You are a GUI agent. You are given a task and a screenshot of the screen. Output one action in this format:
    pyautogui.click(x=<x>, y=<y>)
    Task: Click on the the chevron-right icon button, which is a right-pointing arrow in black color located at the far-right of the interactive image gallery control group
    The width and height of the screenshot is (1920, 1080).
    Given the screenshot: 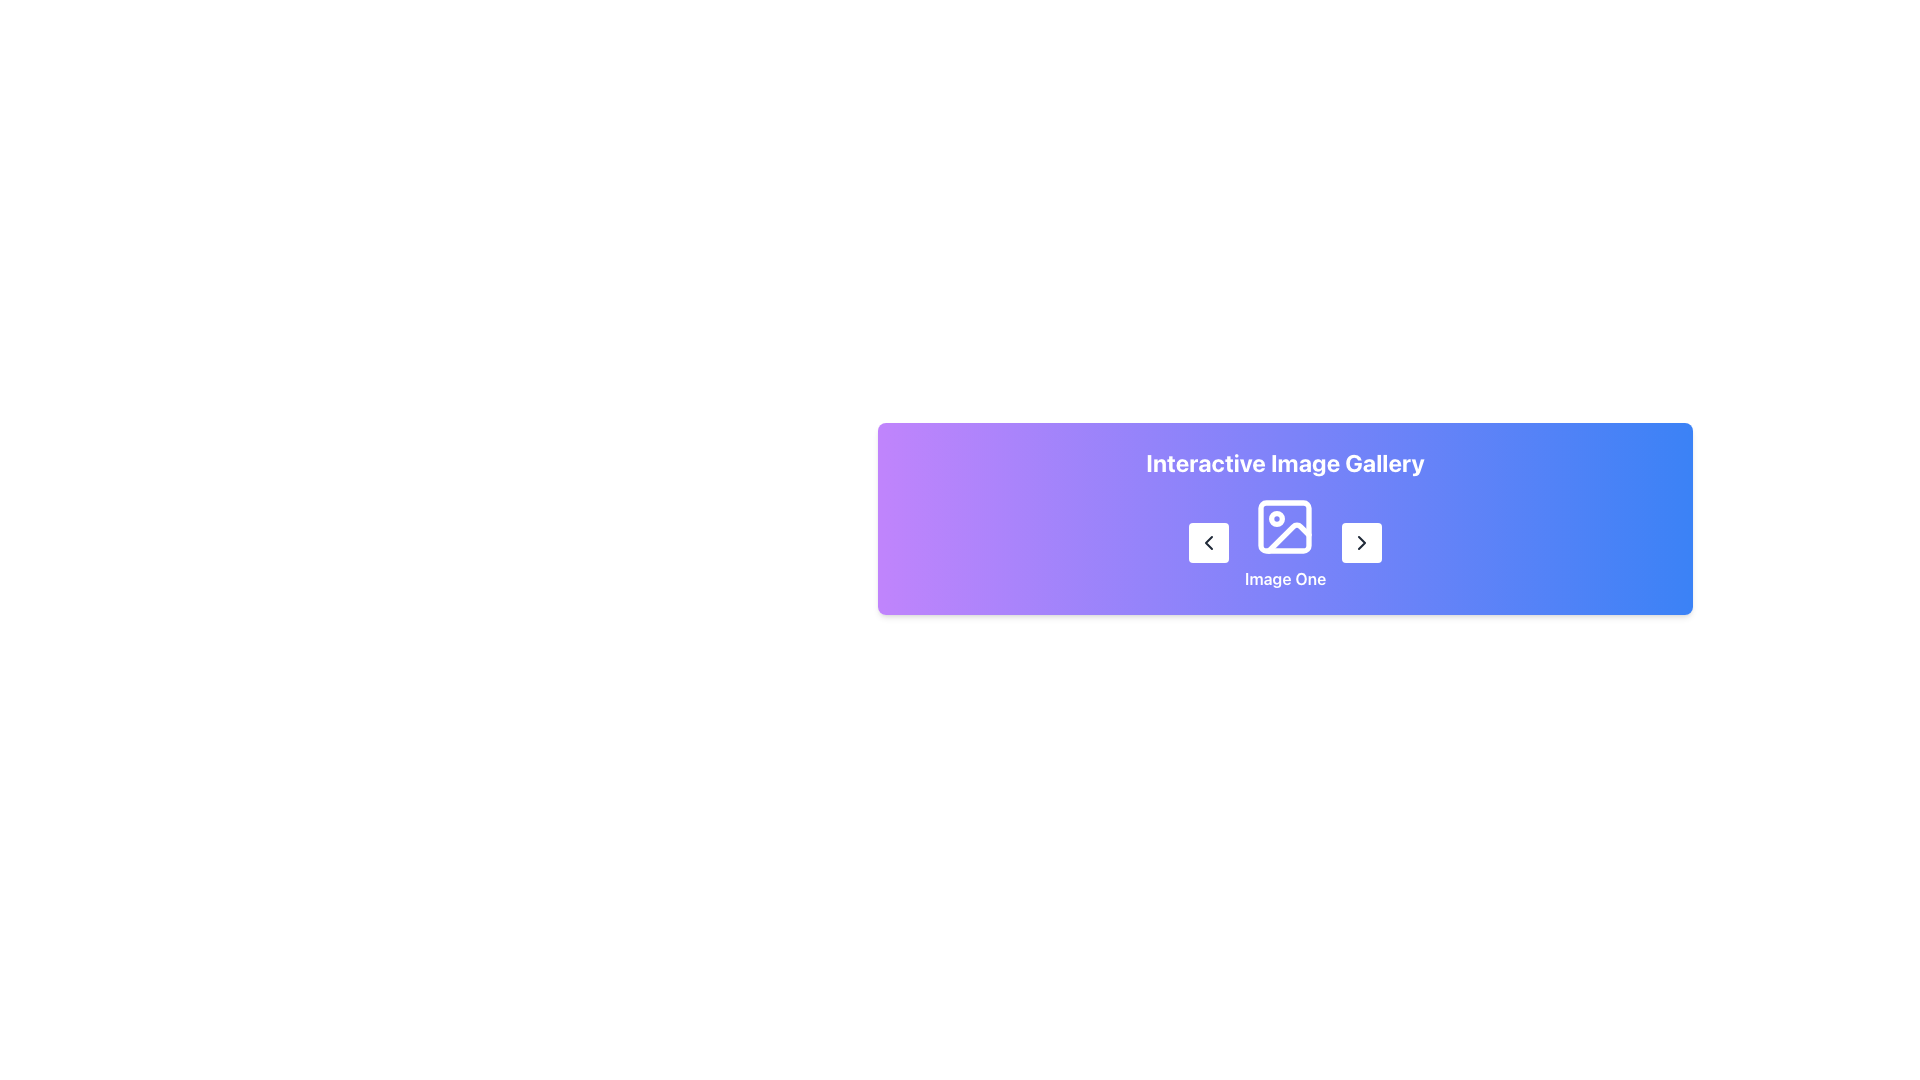 What is the action you would take?
    pyautogui.click(x=1361, y=543)
    